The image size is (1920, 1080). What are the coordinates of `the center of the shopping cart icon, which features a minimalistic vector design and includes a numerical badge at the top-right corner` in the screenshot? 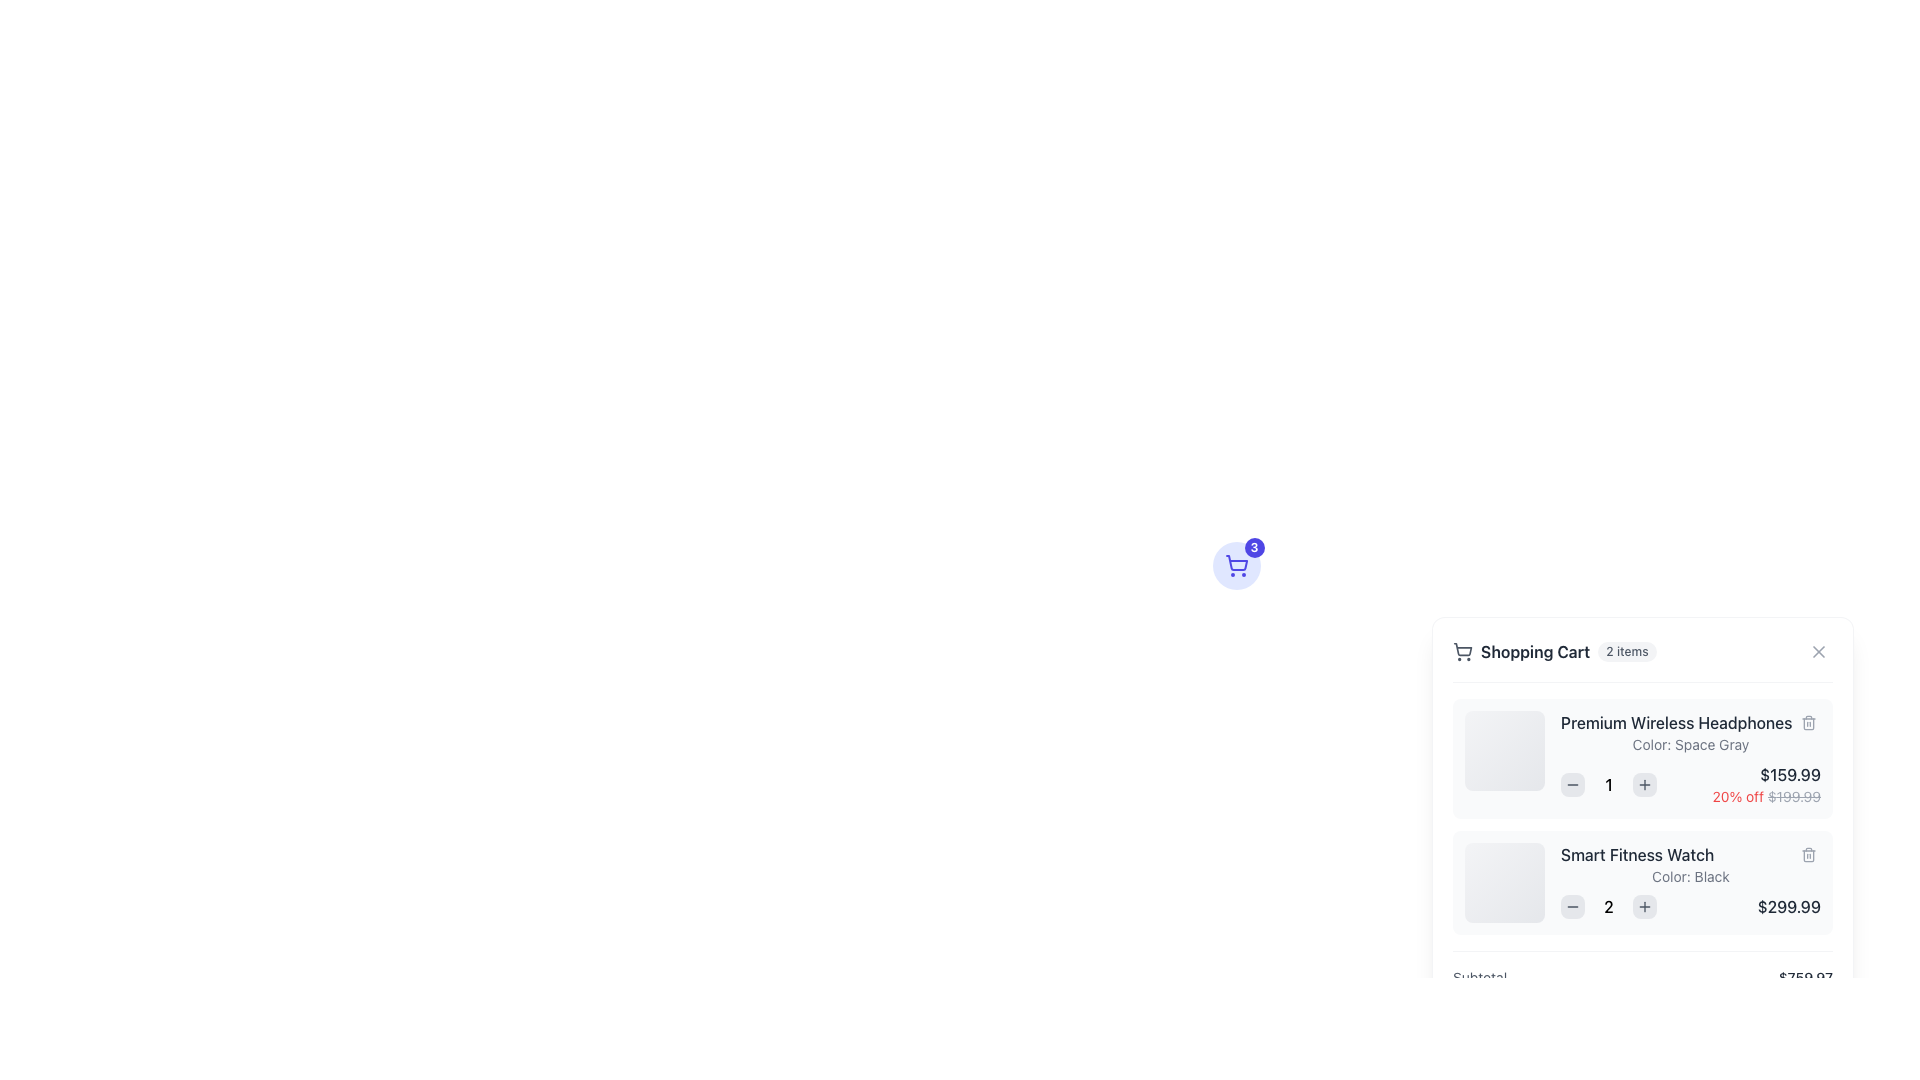 It's located at (1235, 563).